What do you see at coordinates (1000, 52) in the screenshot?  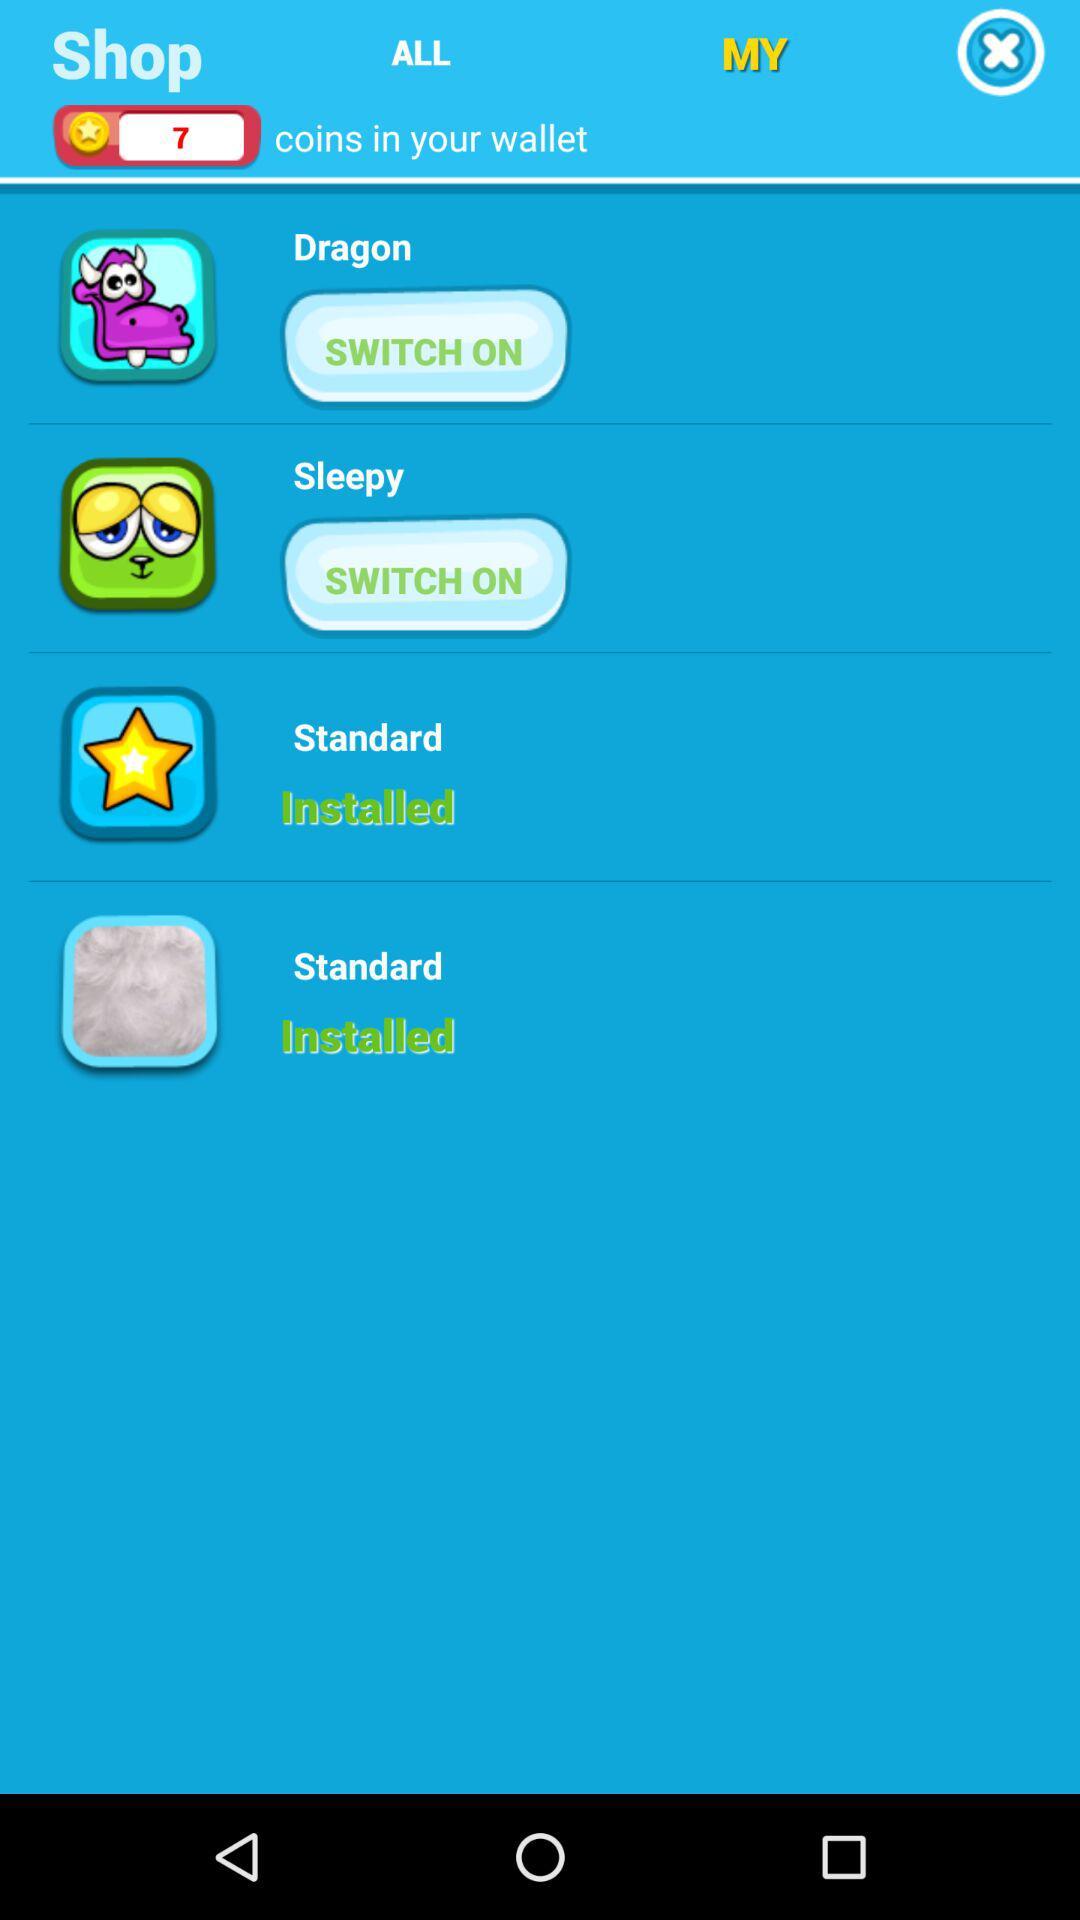 I see `icon next to my` at bounding box center [1000, 52].